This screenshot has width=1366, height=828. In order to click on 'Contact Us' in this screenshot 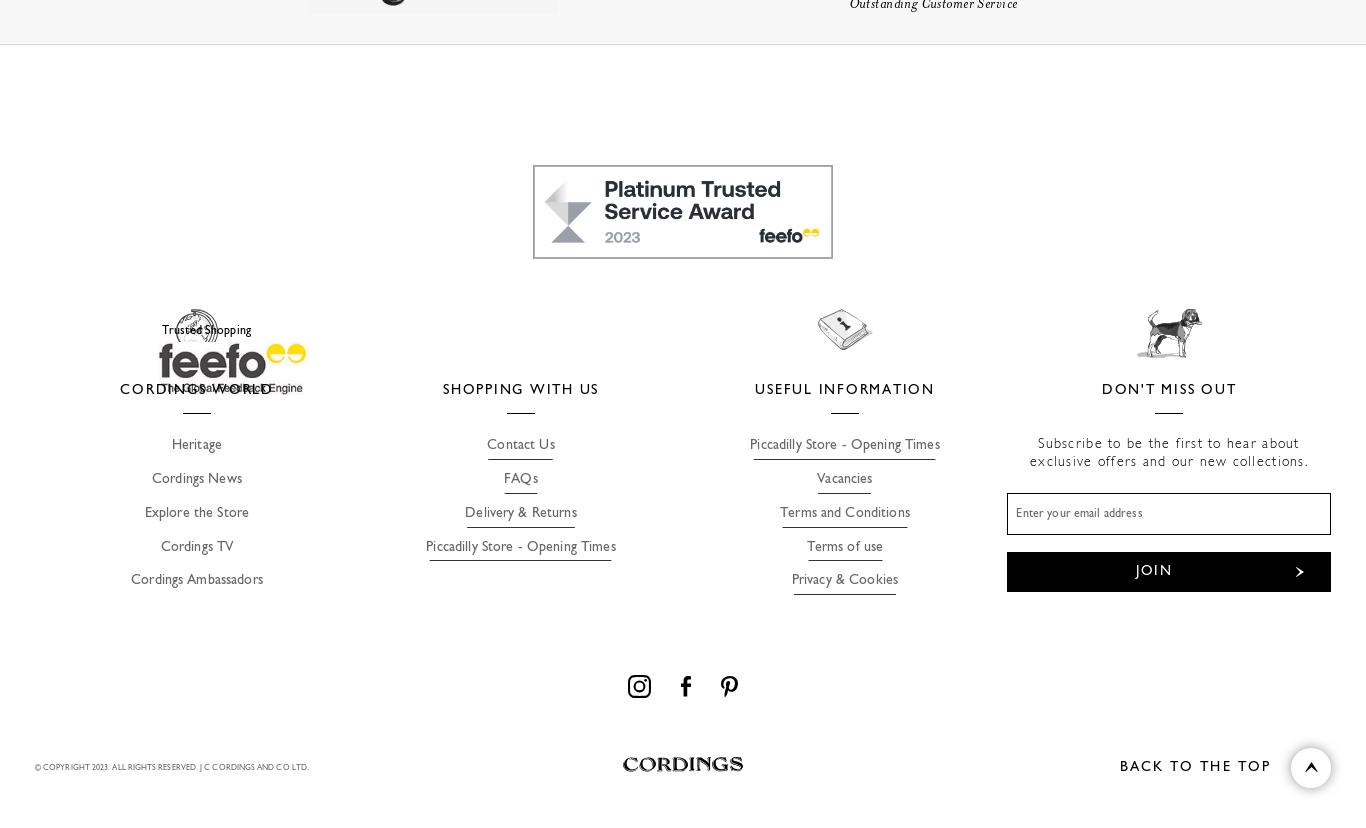, I will do `click(520, 445)`.